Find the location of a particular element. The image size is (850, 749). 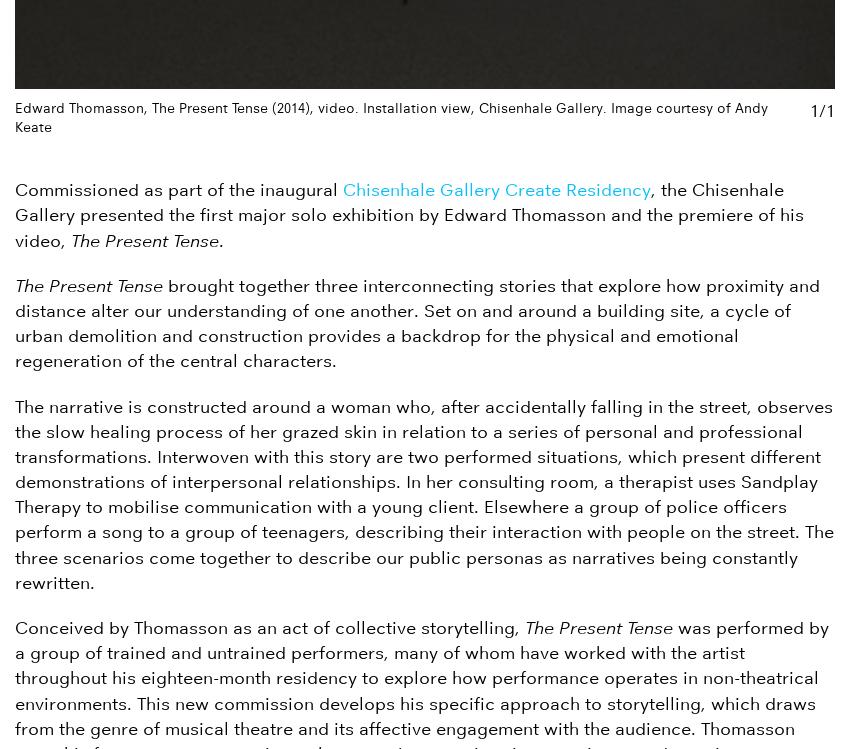

'Chisenhale Gallery Create Residency' is located at coordinates (496, 189).